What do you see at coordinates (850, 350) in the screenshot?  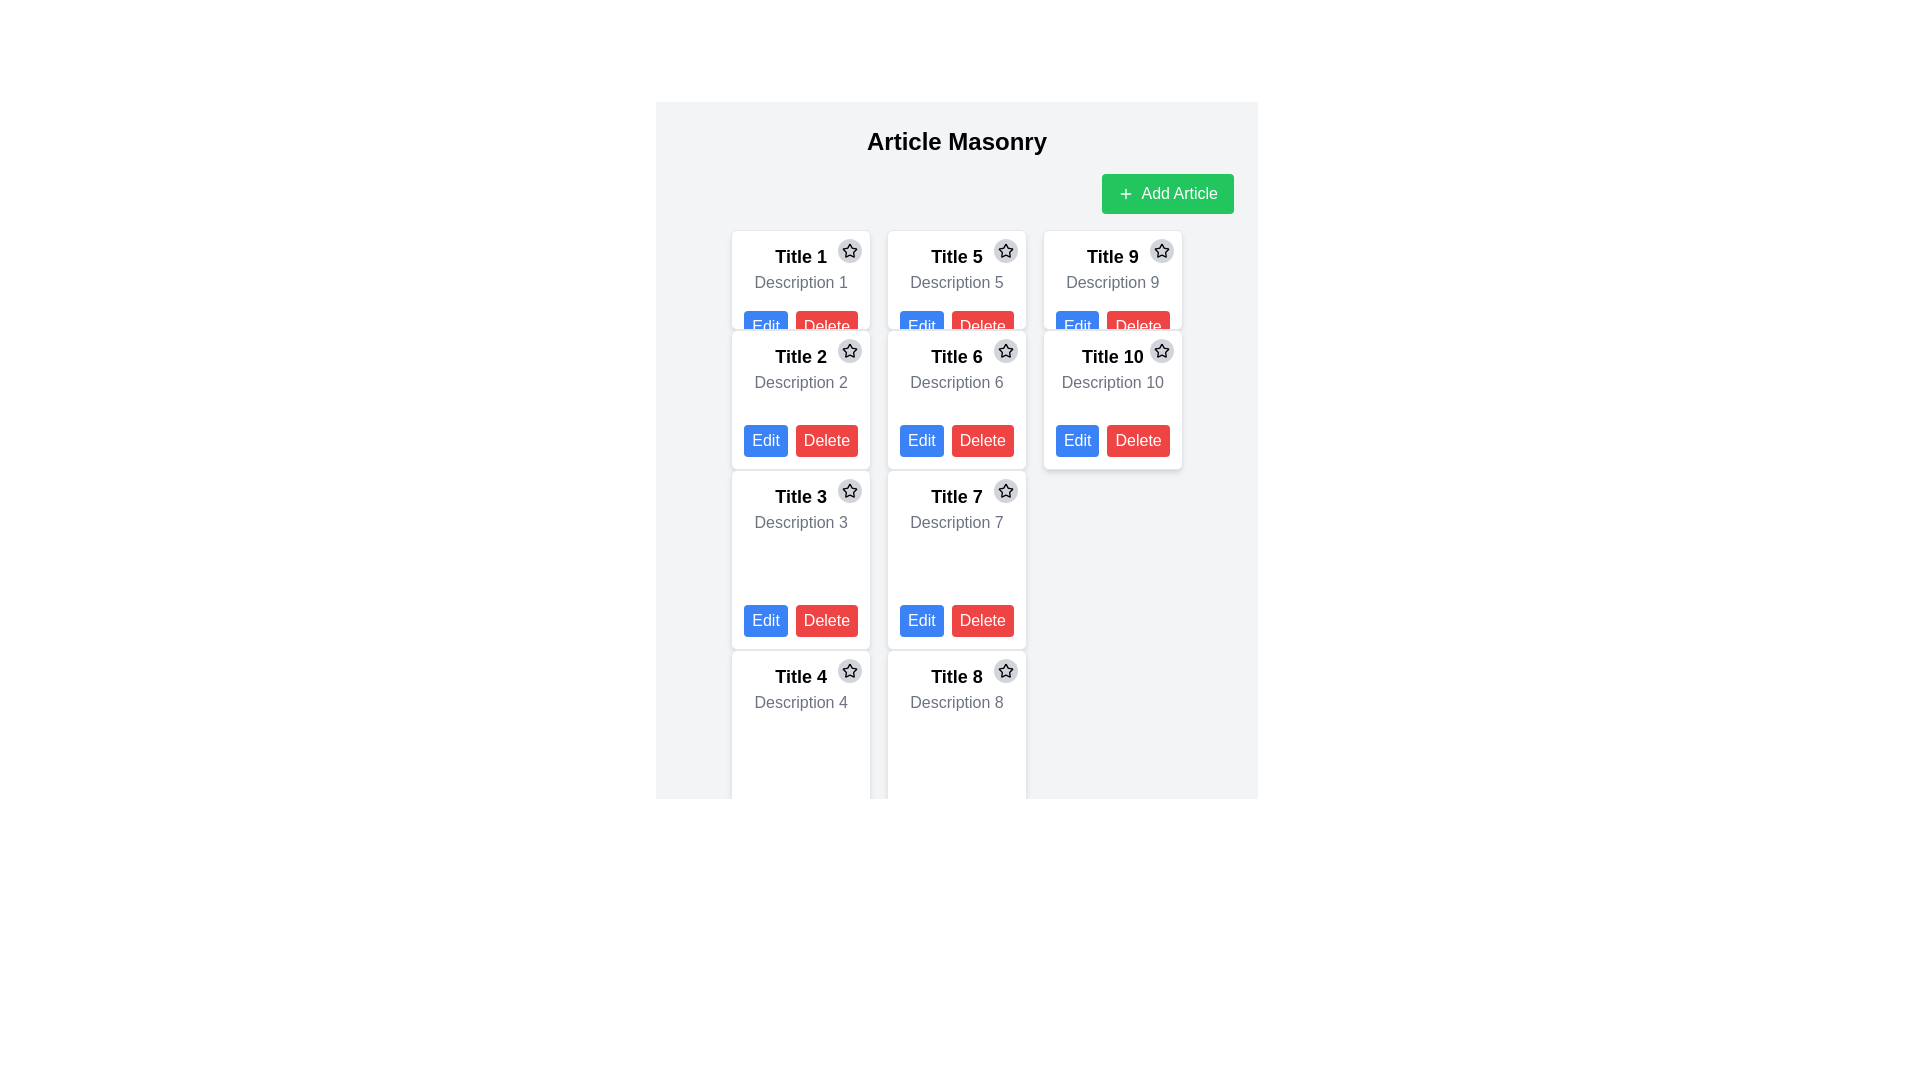 I see `the star icon in the grey circular button located at the top-right of the card labeled 'Title 2'` at bounding box center [850, 350].